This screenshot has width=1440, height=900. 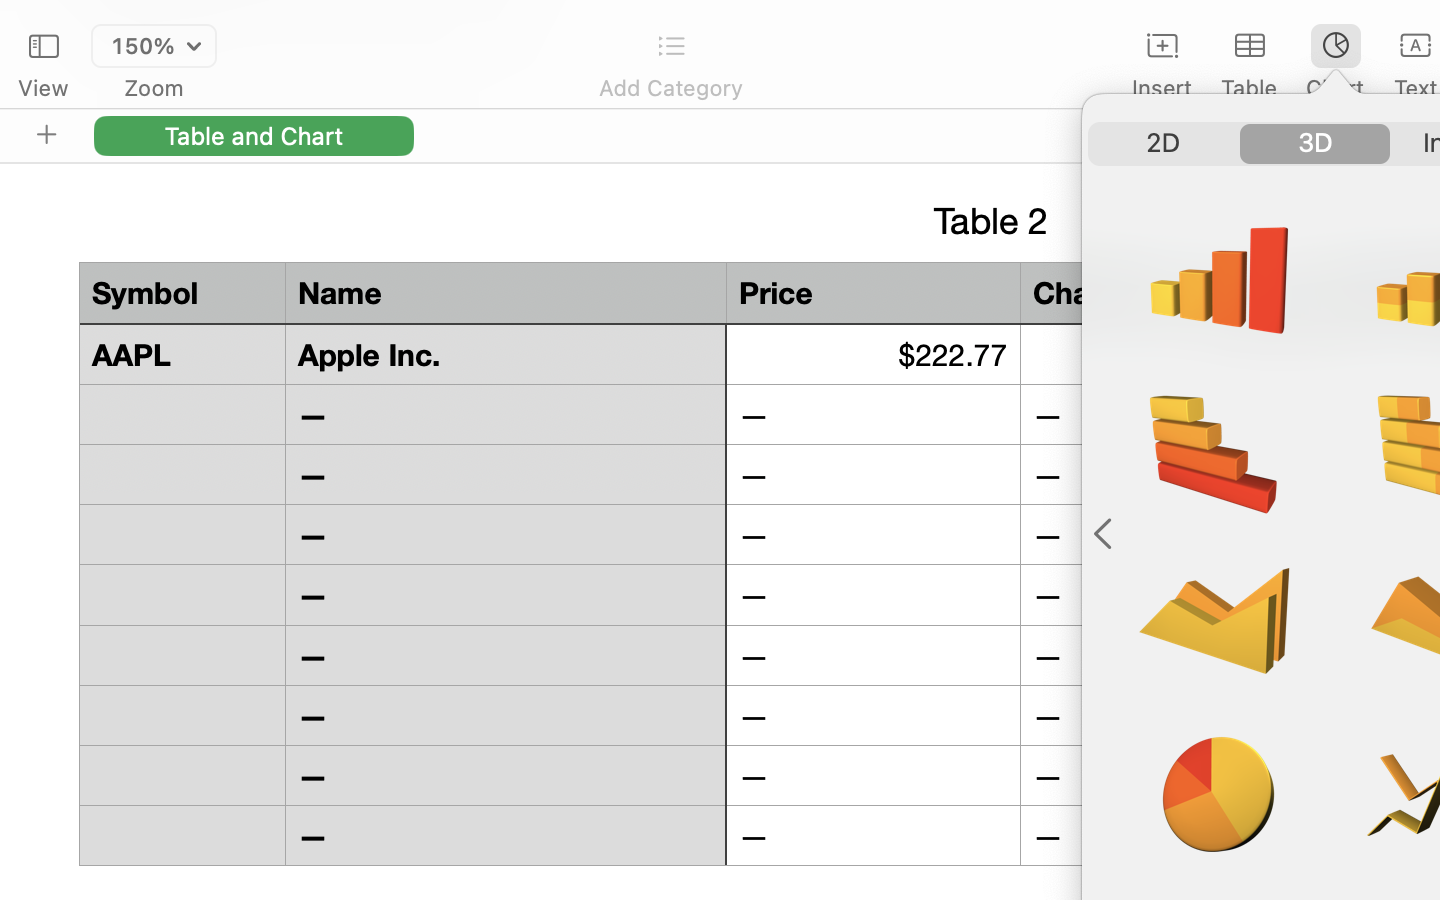 What do you see at coordinates (1161, 87) in the screenshot?
I see `'Insert'` at bounding box center [1161, 87].